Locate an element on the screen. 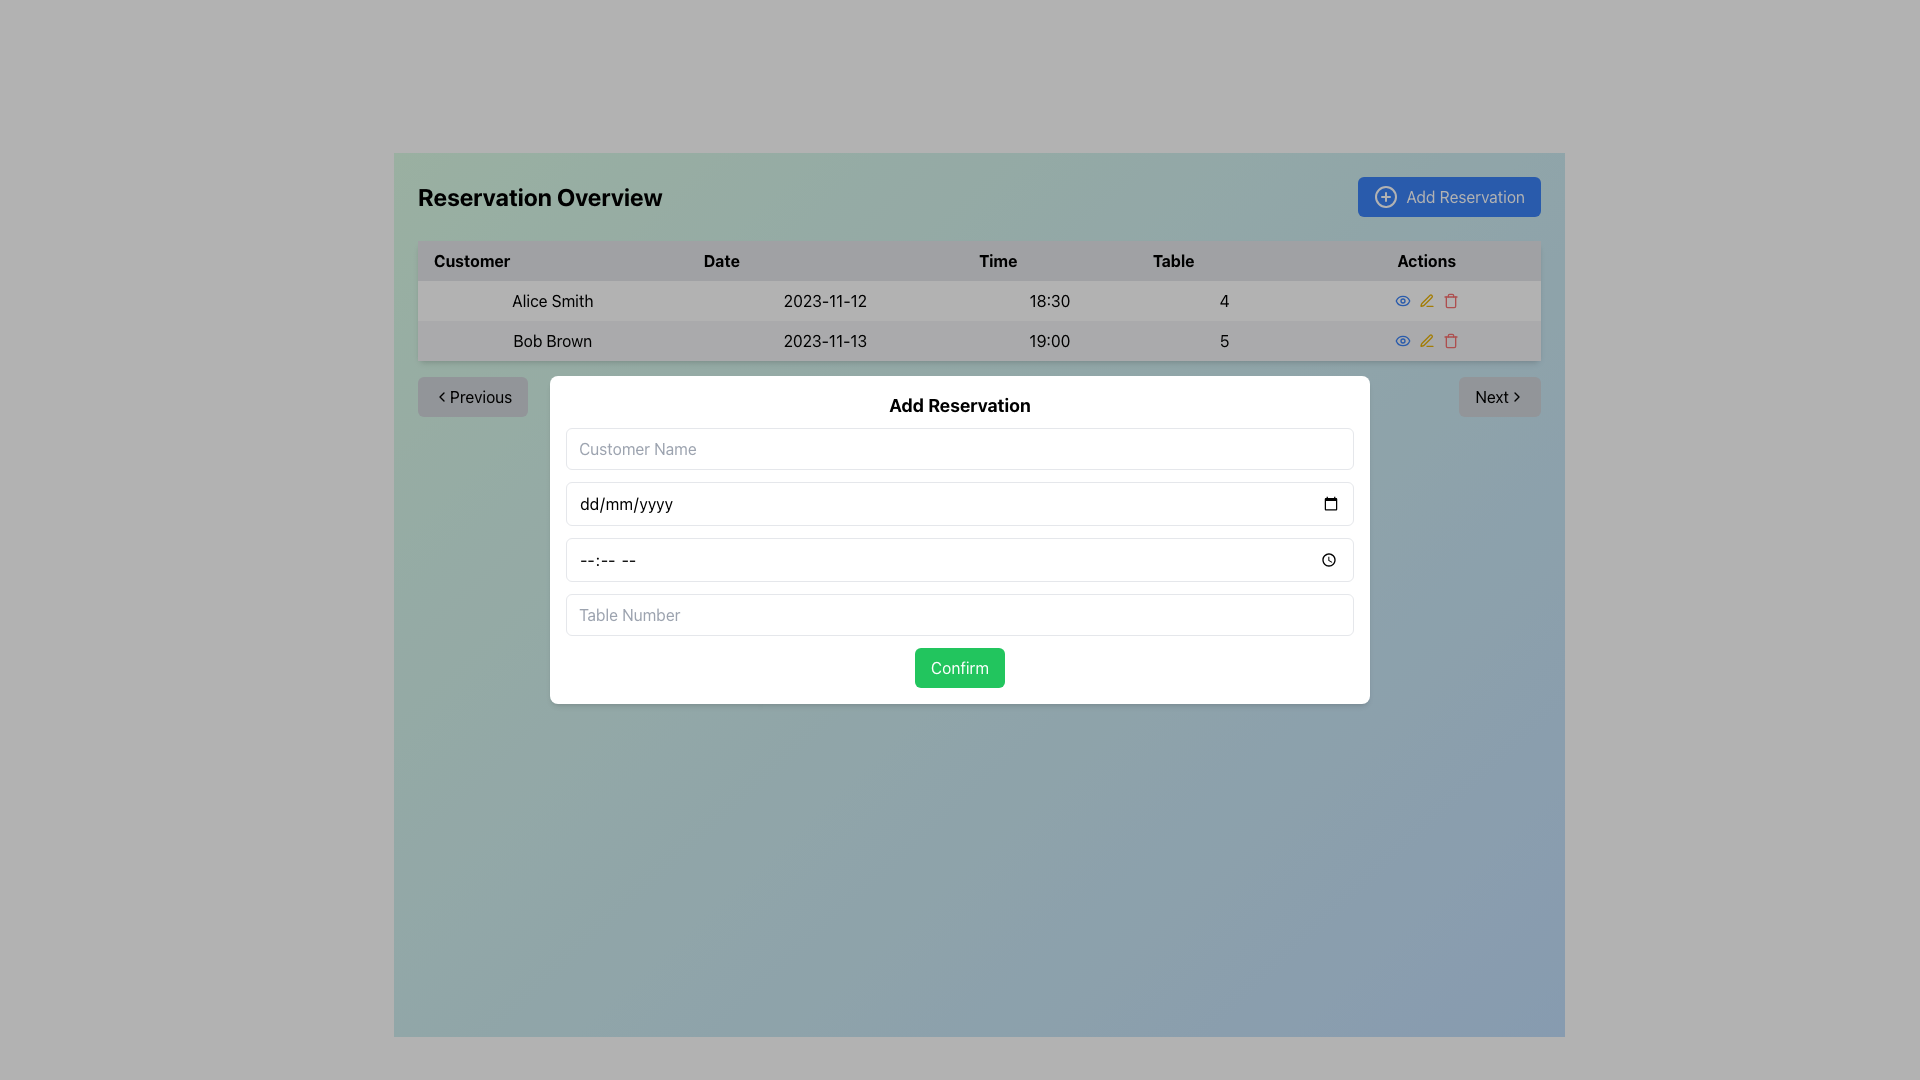  the text box displaying the number '5', which is located in the fourth column of the second row in the reservation table is located at coordinates (1223, 339).